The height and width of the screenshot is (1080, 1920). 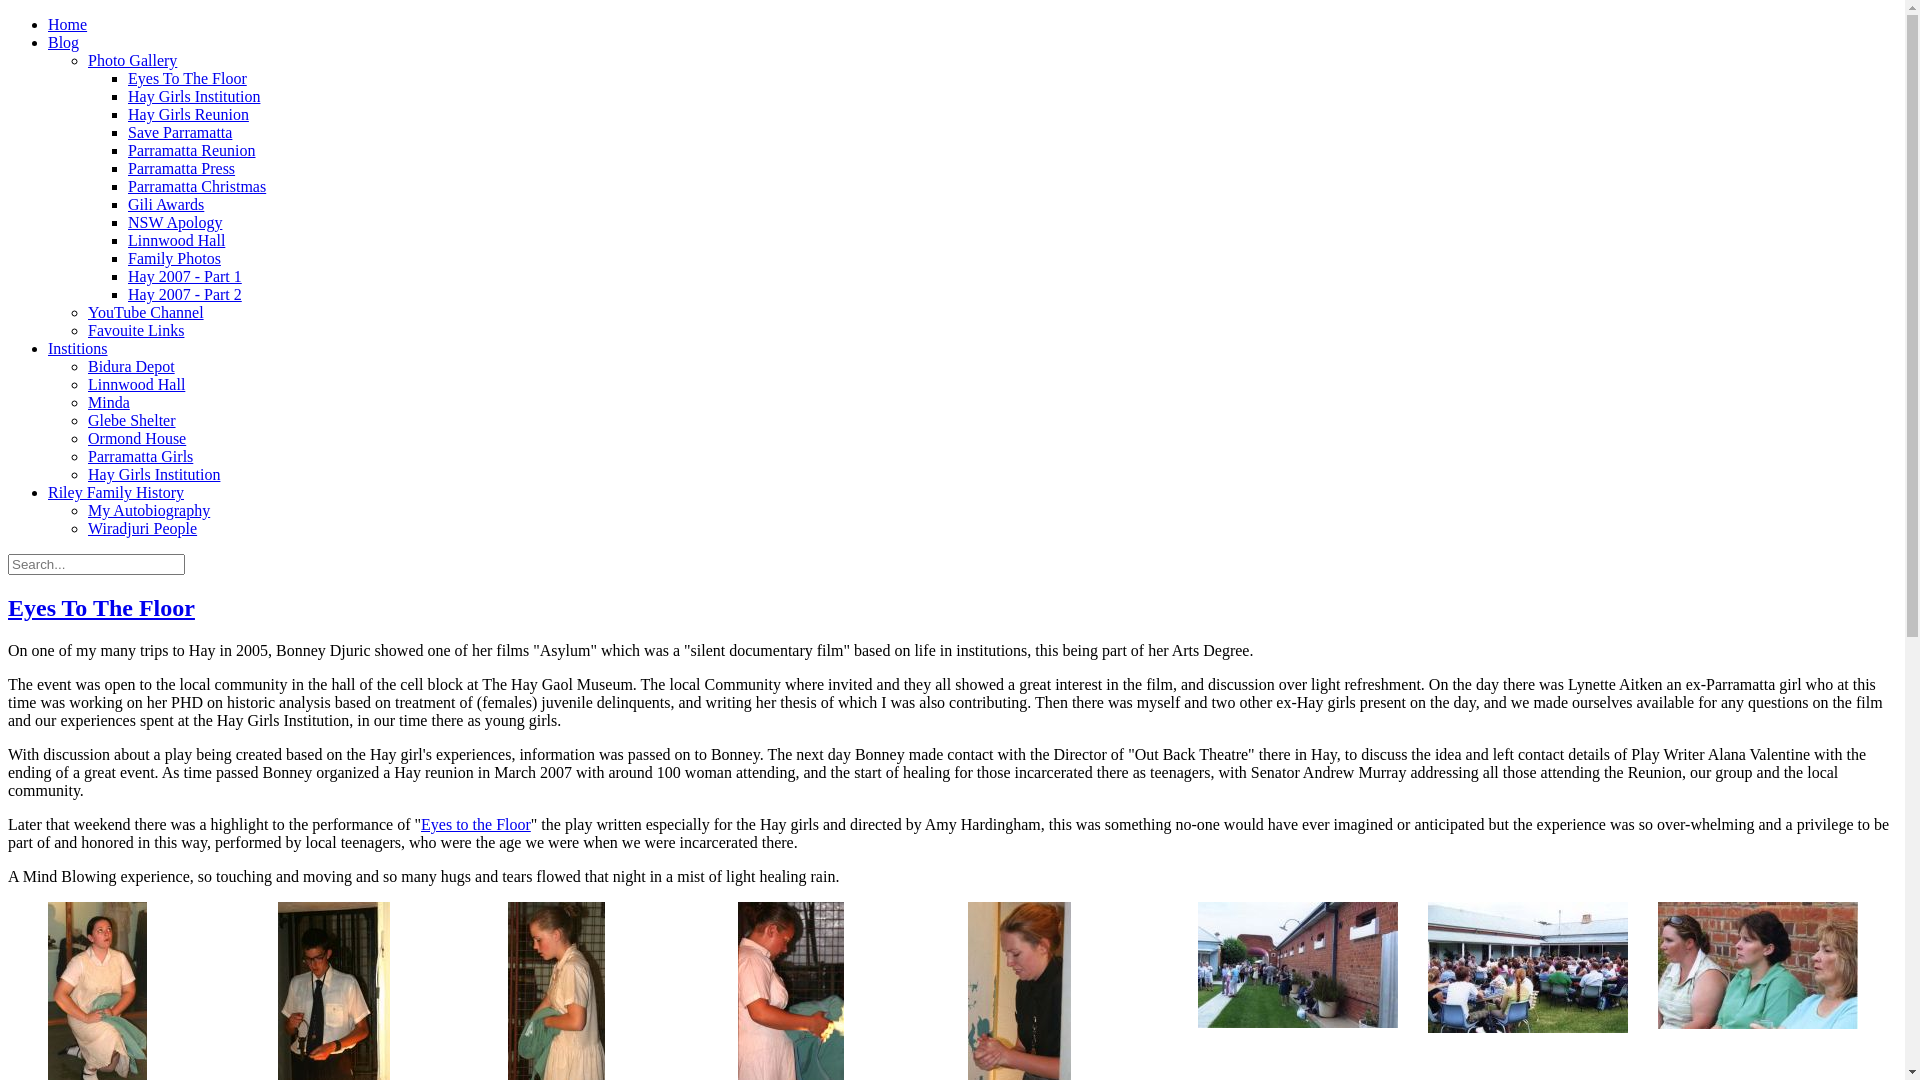 What do you see at coordinates (174, 222) in the screenshot?
I see `'NSW Apology'` at bounding box center [174, 222].